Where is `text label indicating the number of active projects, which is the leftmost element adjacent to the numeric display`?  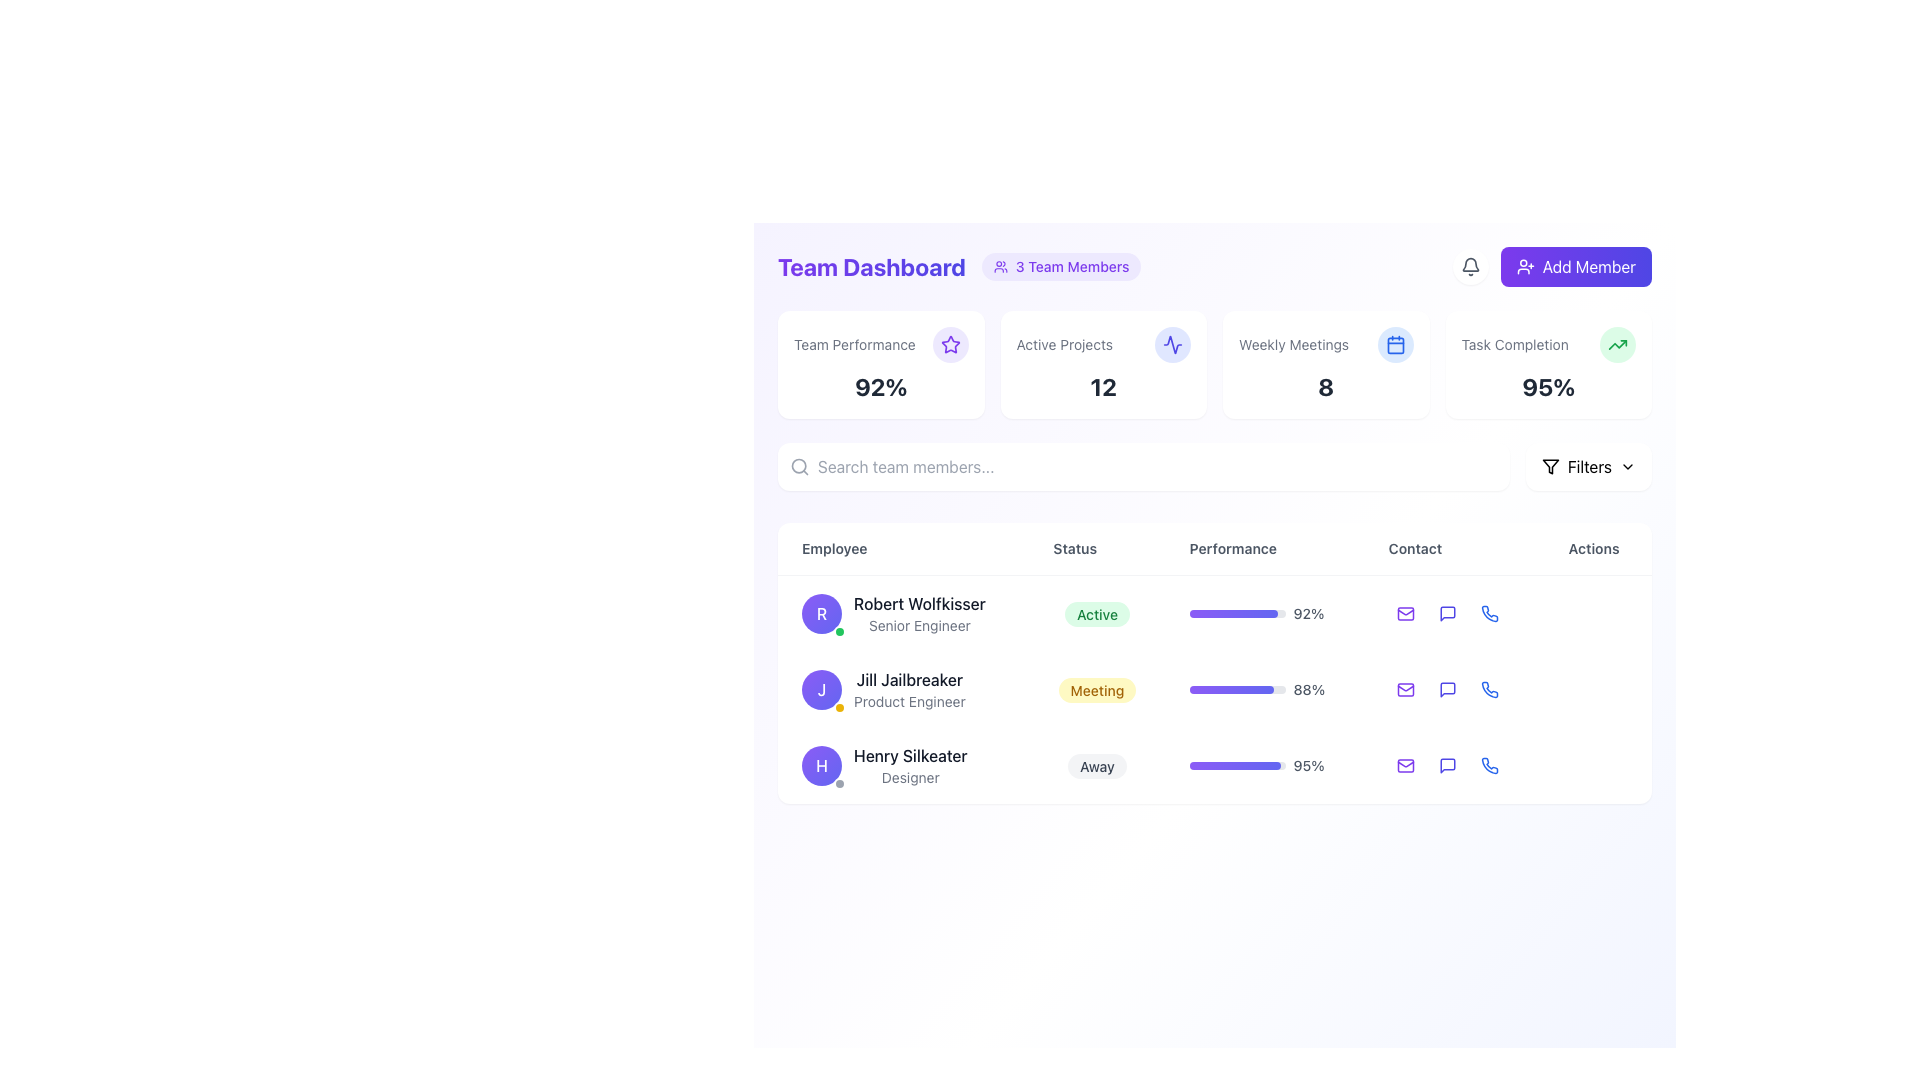
text label indicating the number of active projects, which is the leftmost element adjacent to the numeric display is located at coordinates (1063, 343).